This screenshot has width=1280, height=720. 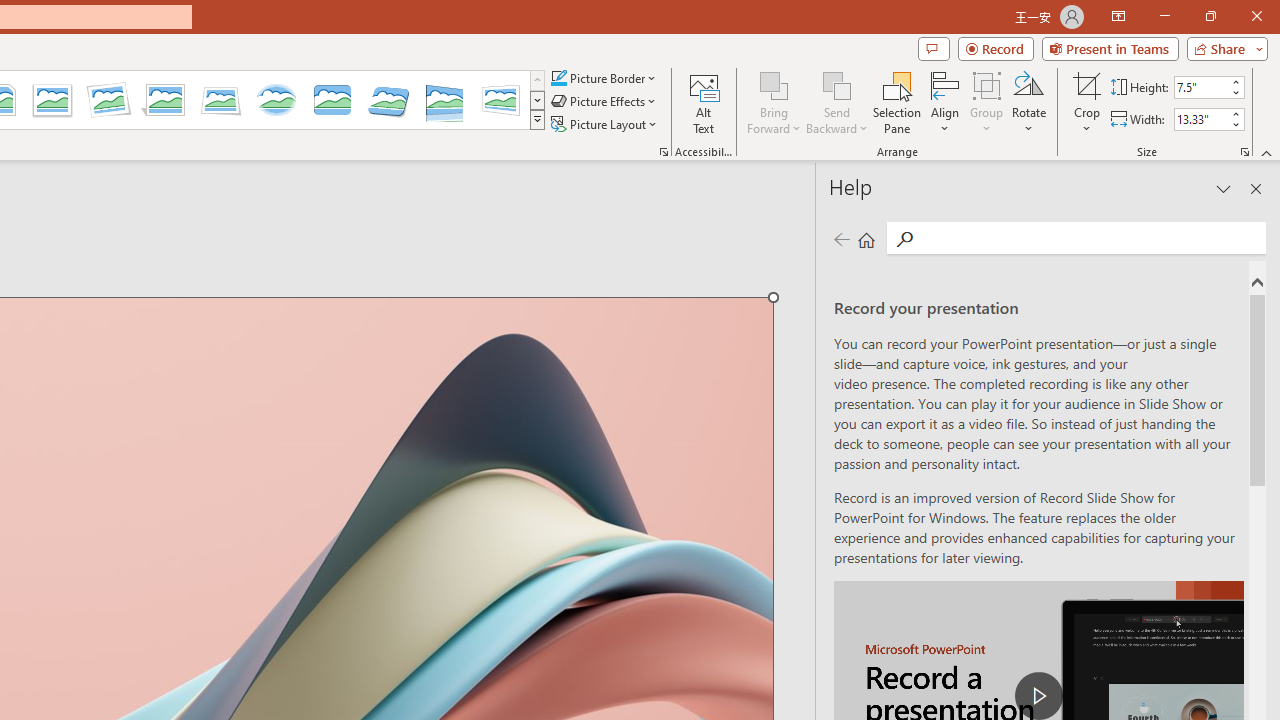 What do you see at coordinates (1117, 16) in the screenshot?
I see `'Ribbon Display Options'` at bounding box center [1117, 16].